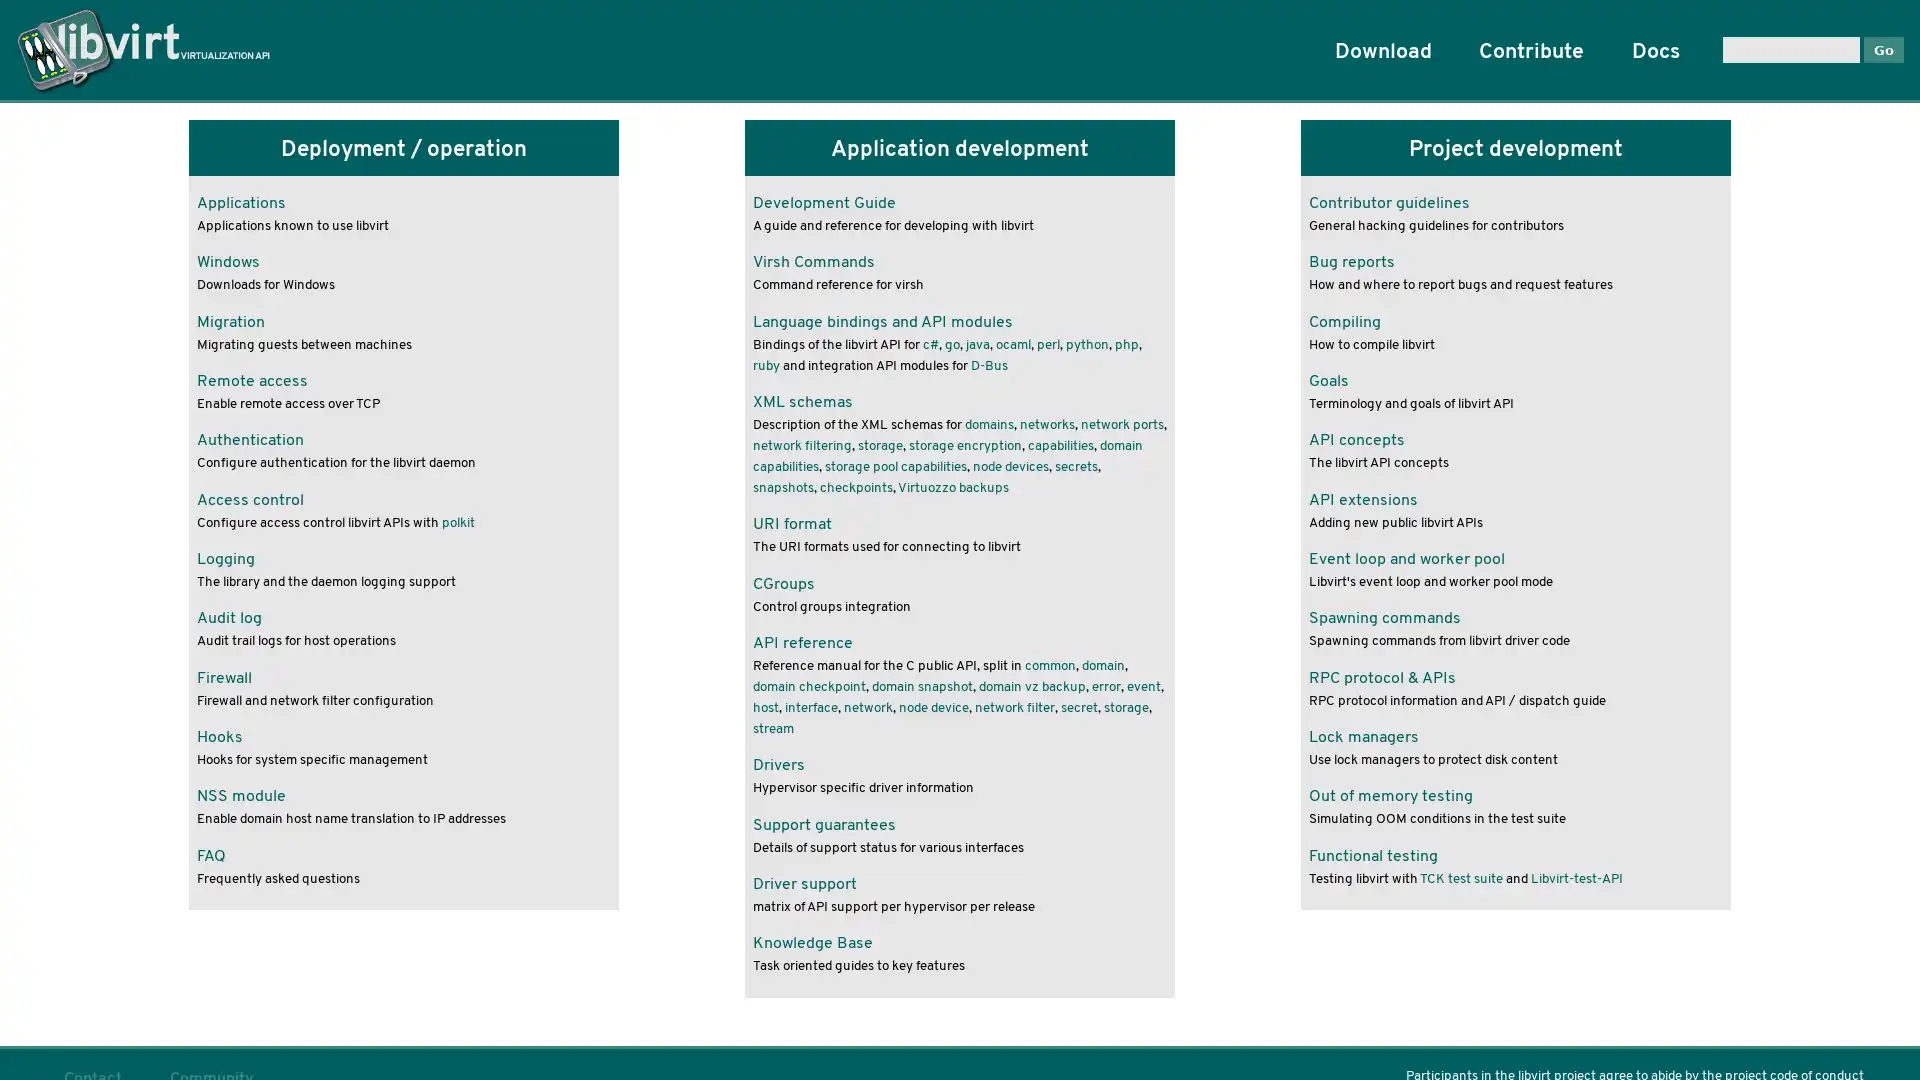 The height and width of the screenshot is (1080, 1920). What do you see at coordinates (1882, 48) in the screenshot?
I see `Go` at bounding box center [1882, 48].